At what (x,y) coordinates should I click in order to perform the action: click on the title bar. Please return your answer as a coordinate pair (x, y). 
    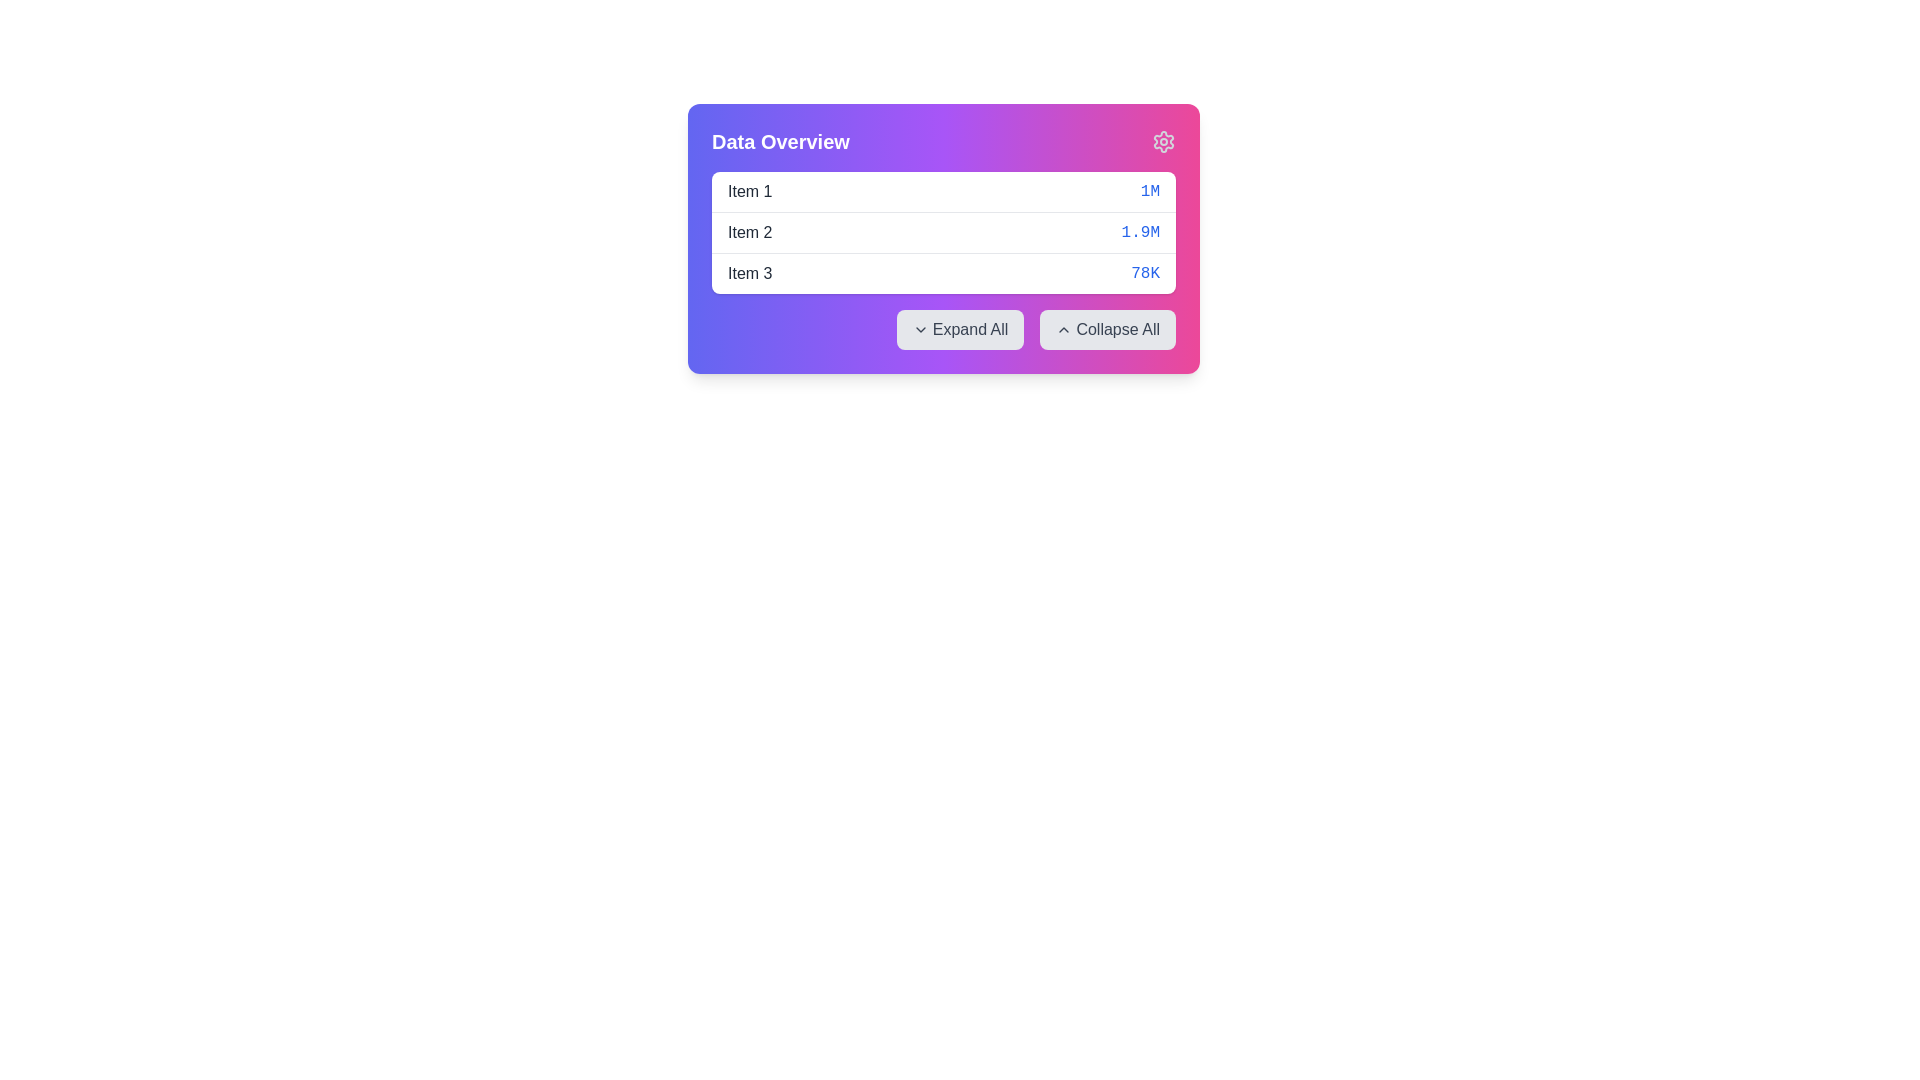
    Looking at the image, I should click on (943, 141).